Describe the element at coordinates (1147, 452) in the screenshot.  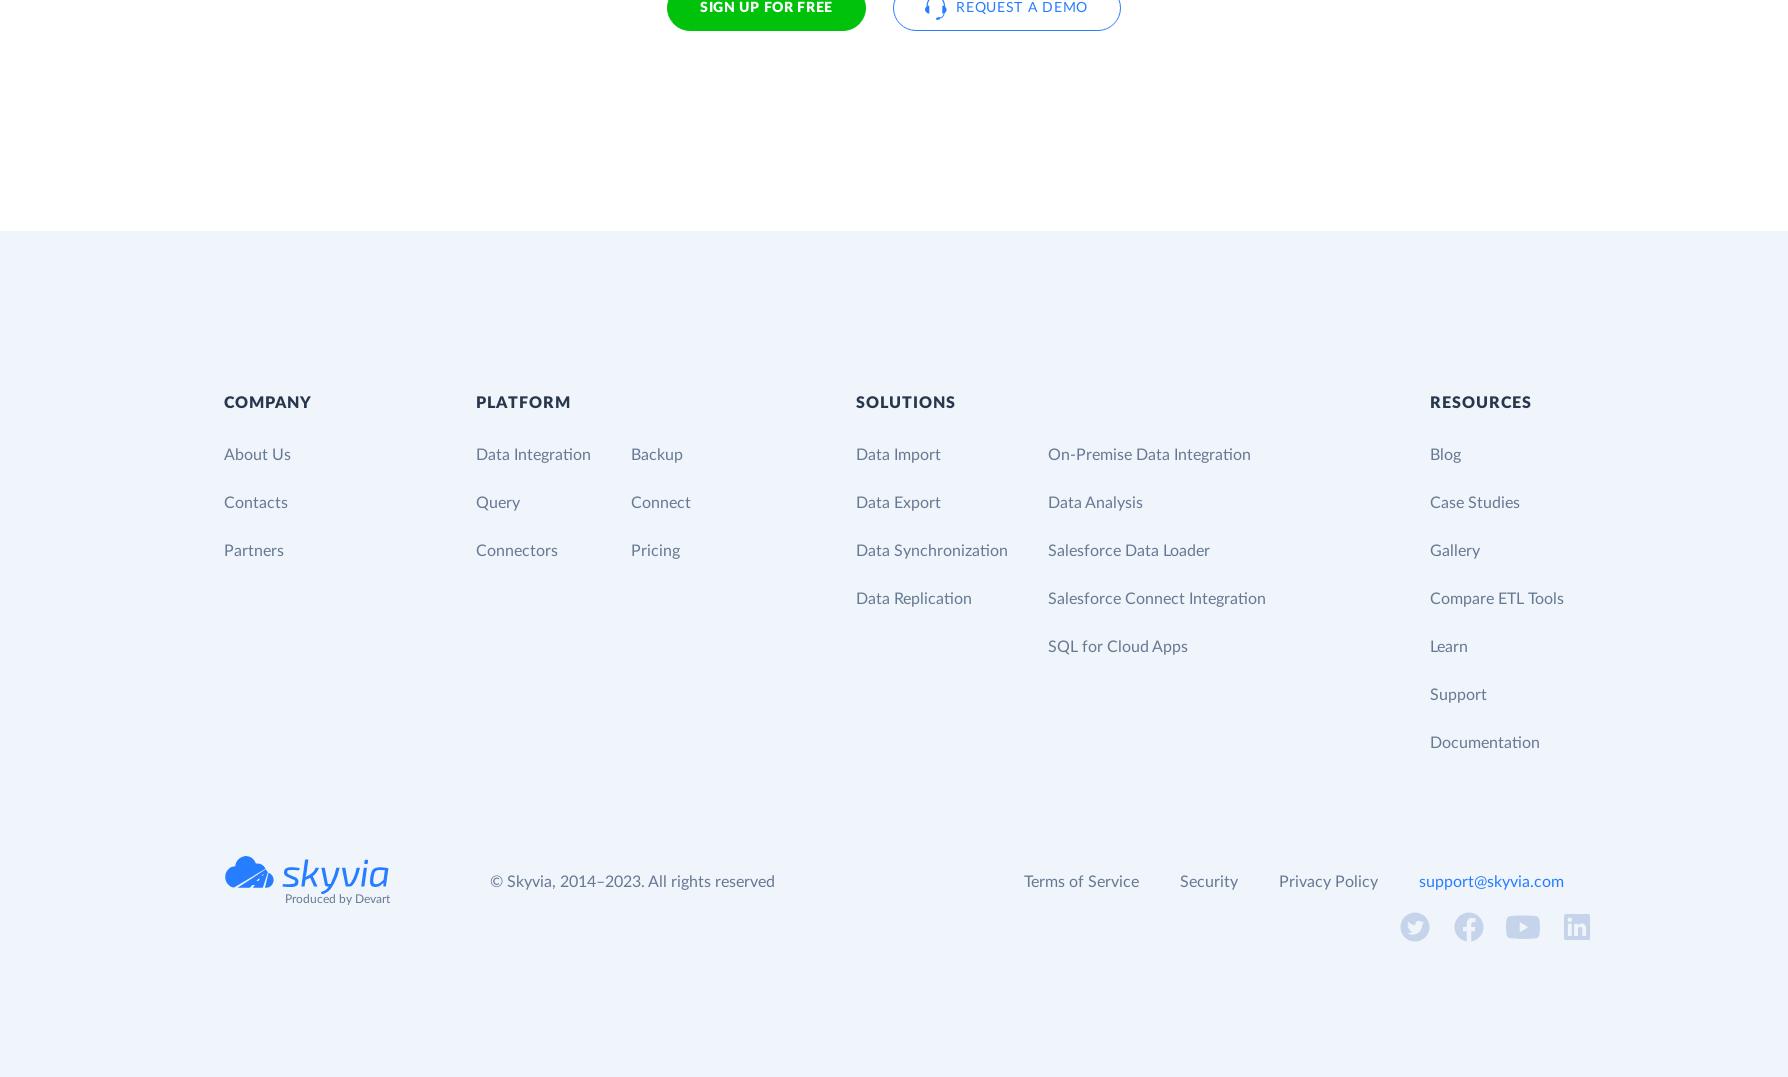
I see `'On-Premise Data Integration'` at that location.